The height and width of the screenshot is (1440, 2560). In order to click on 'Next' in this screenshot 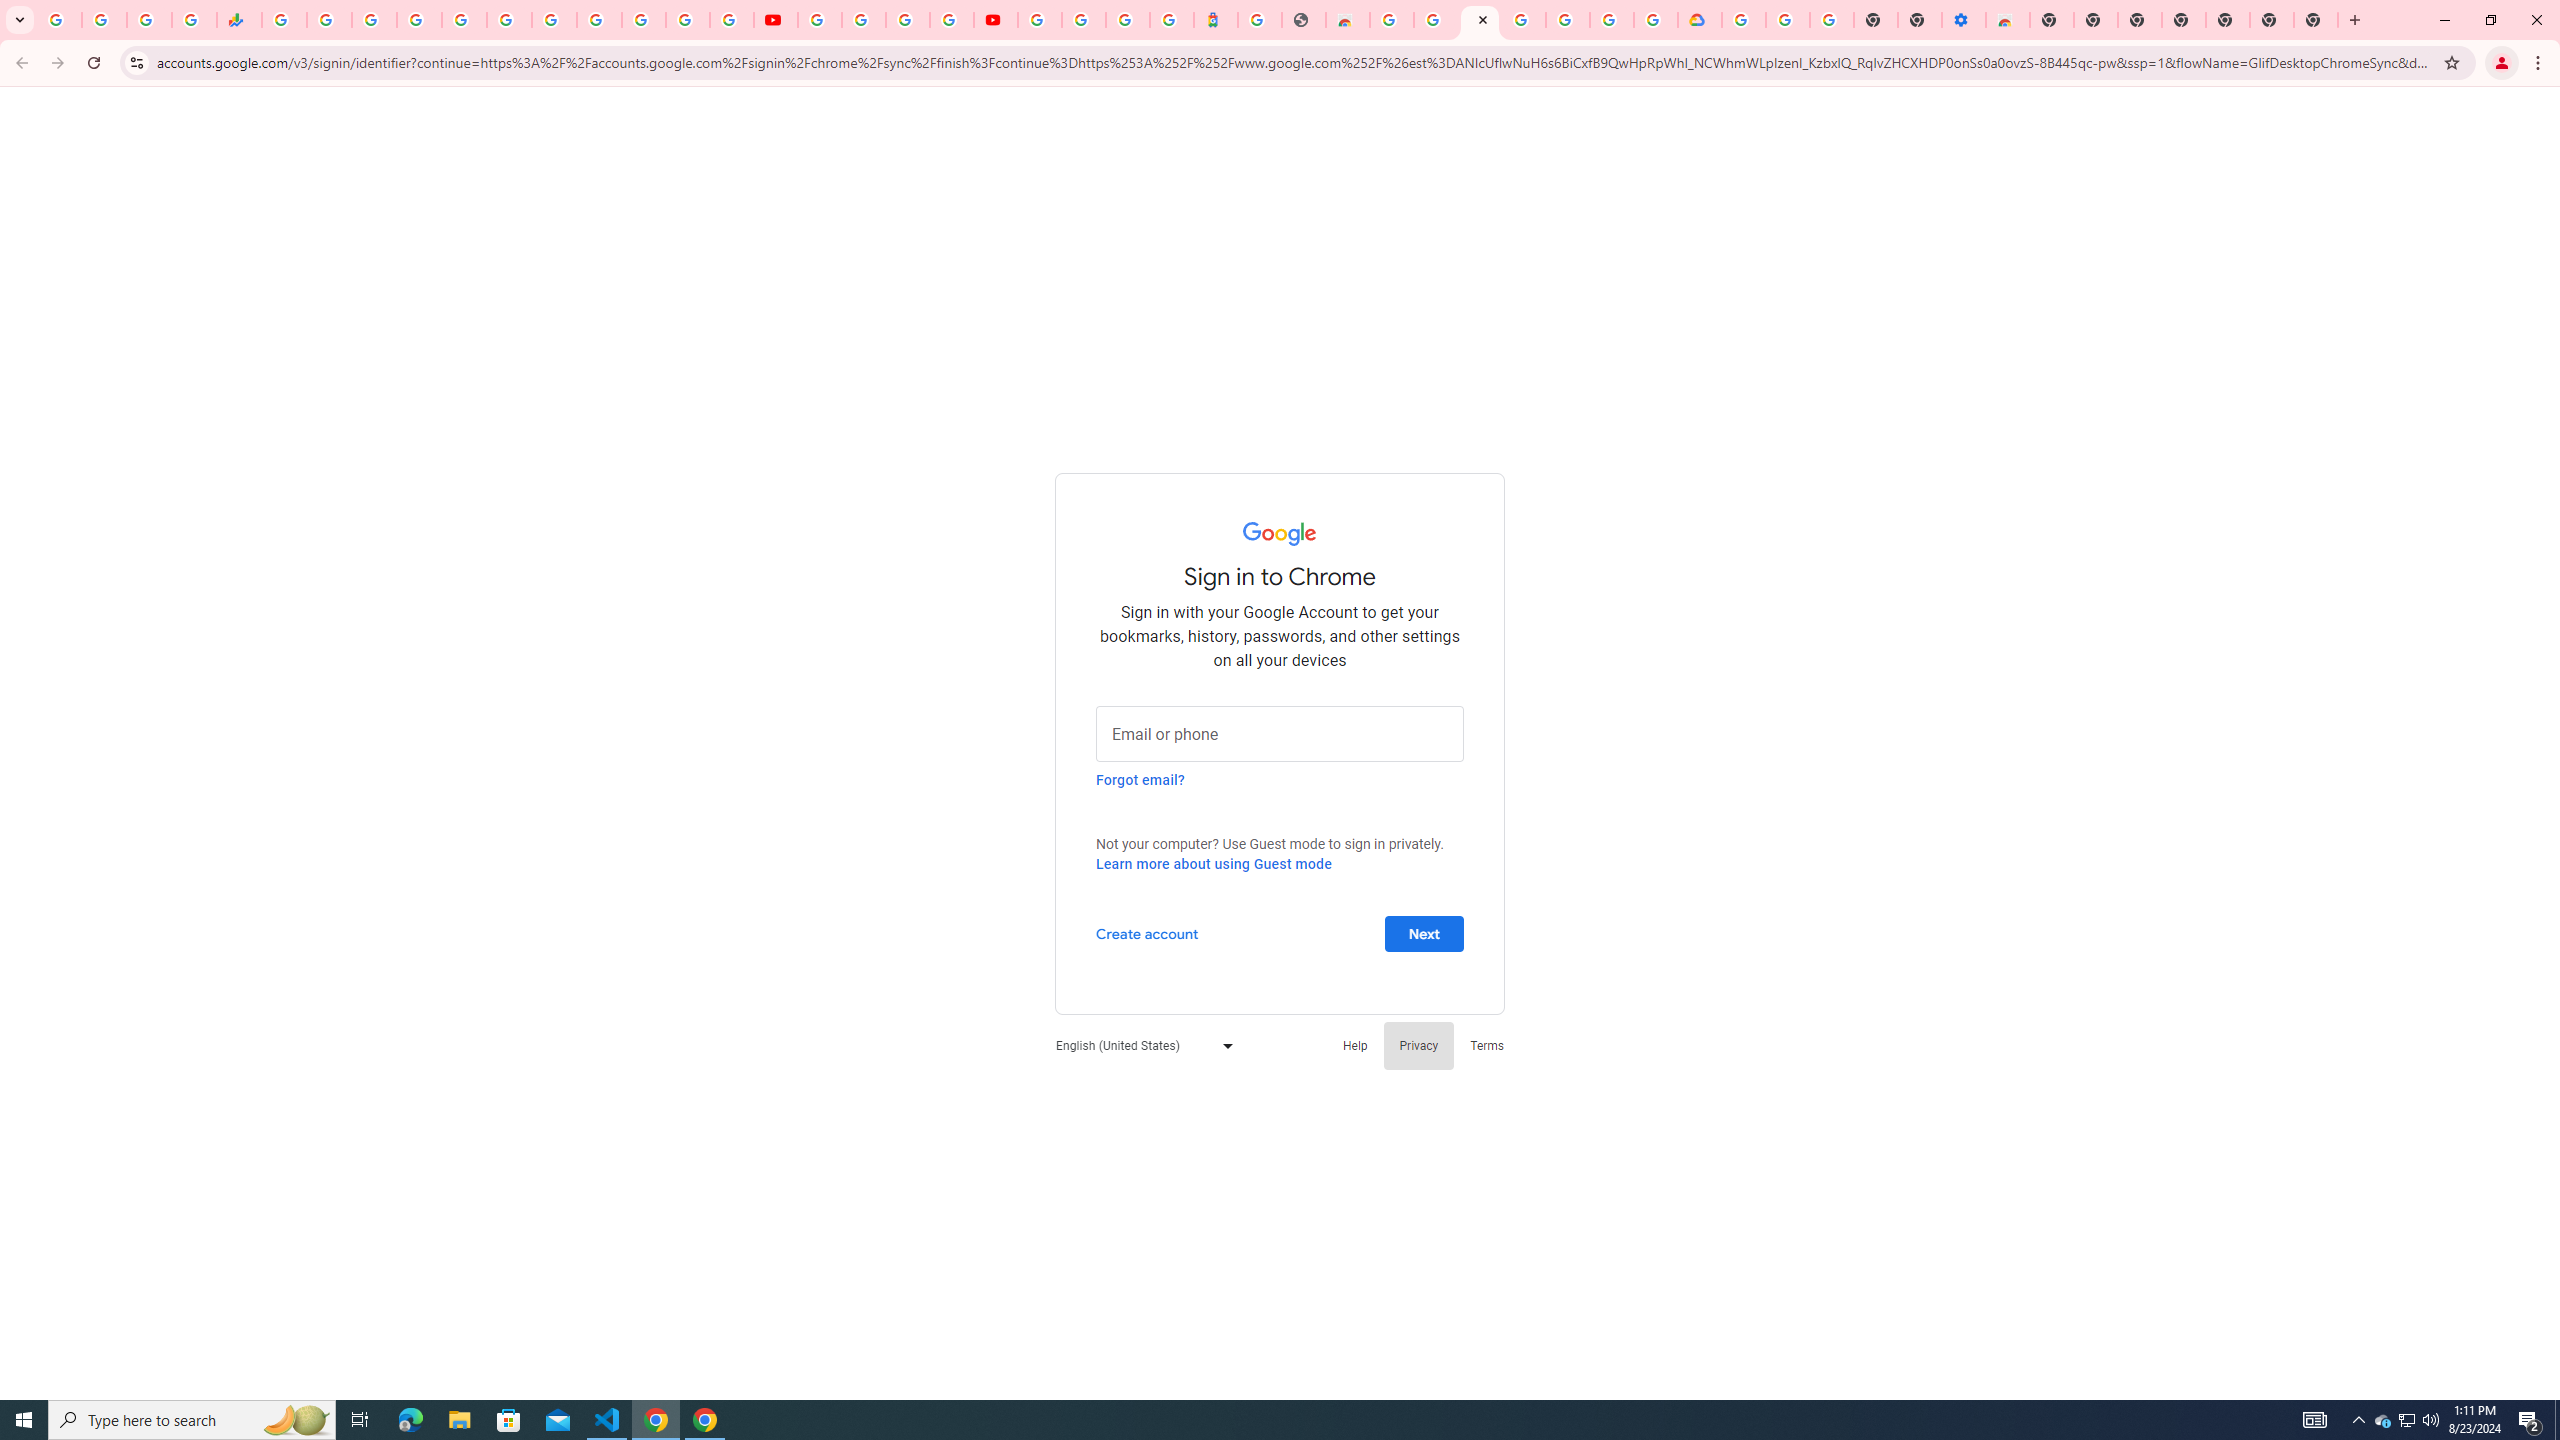, I will do `click(1423, 932)`.